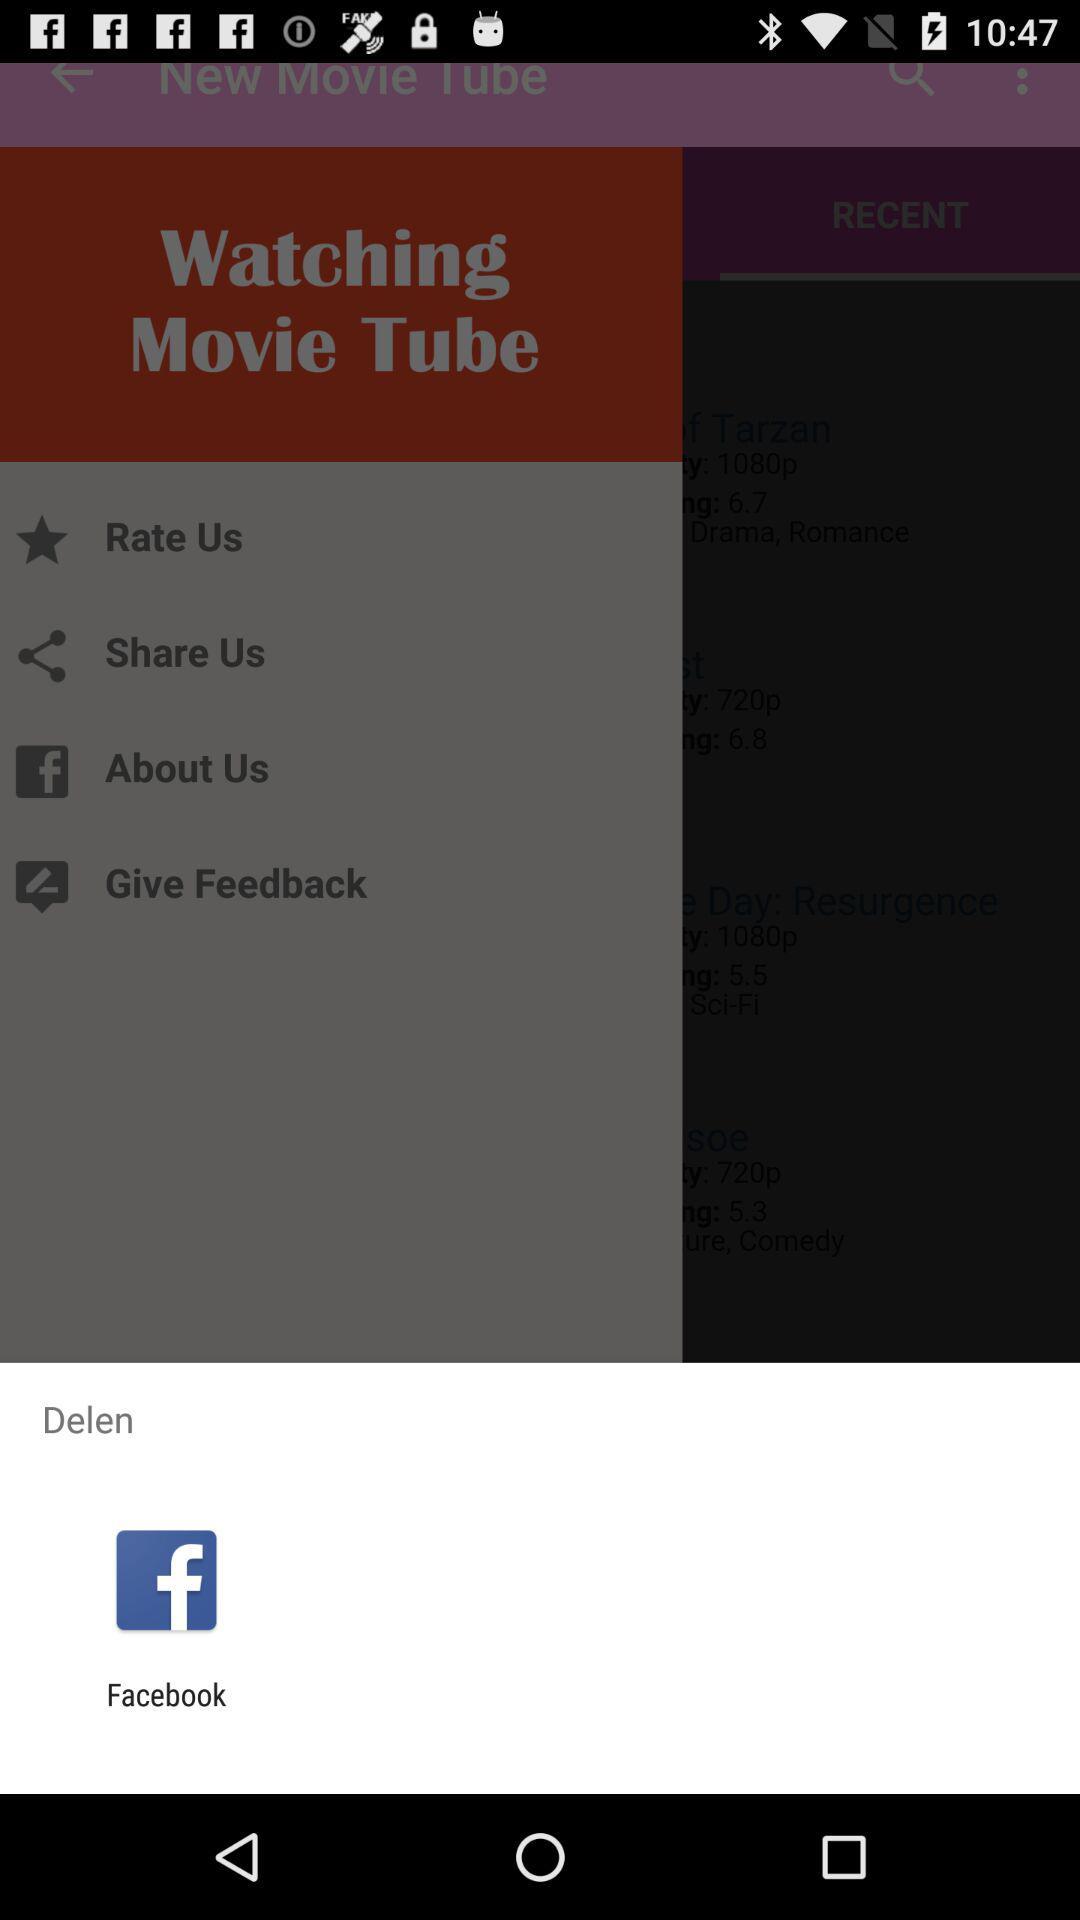 Image resolution: width=1080 pixels, height=1920 pixels. Describe the element at coordinates (165, 1579) in the screenshot. I see `item below the delen app` at that location.